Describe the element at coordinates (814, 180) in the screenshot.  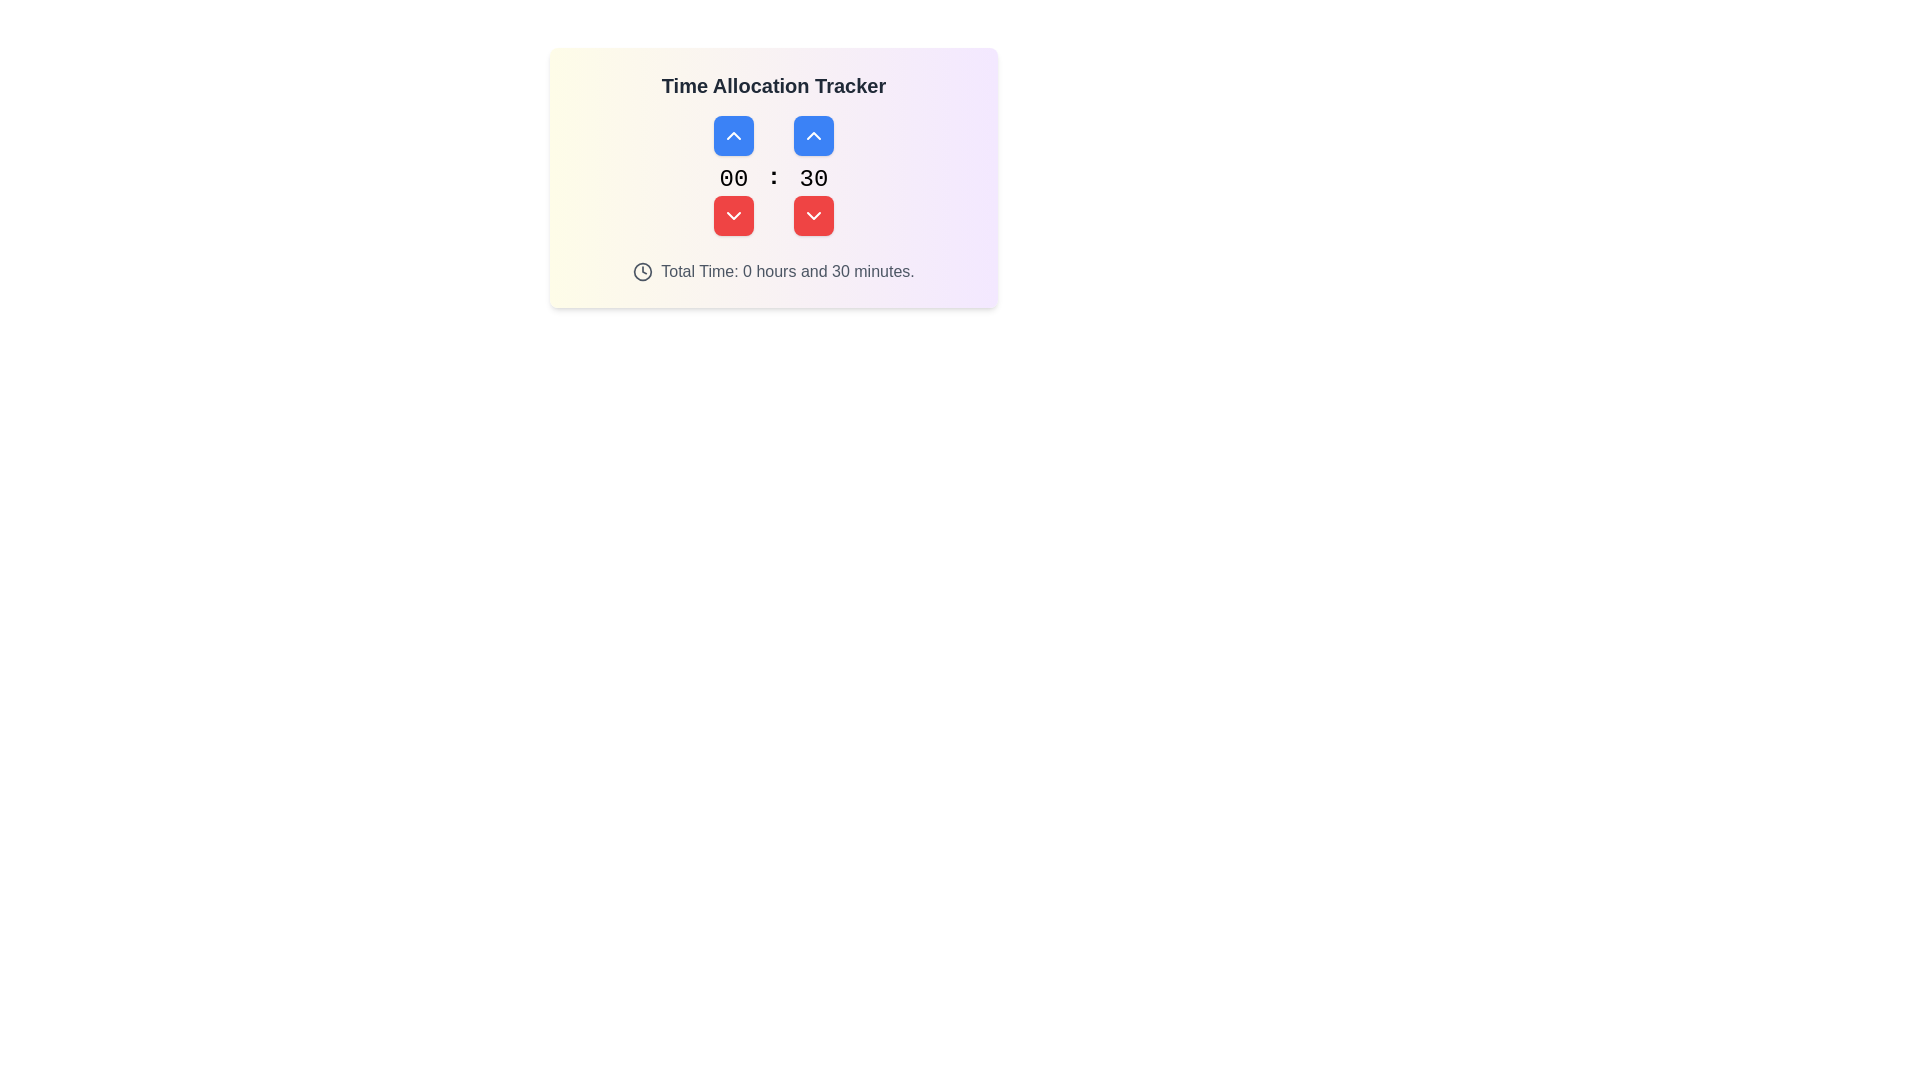
I see `the text element displaying '30' in a large monospace font, located beneath the upward-pointing arrow and above the downward-pointing arrow in the time adjustment interface` at that location.